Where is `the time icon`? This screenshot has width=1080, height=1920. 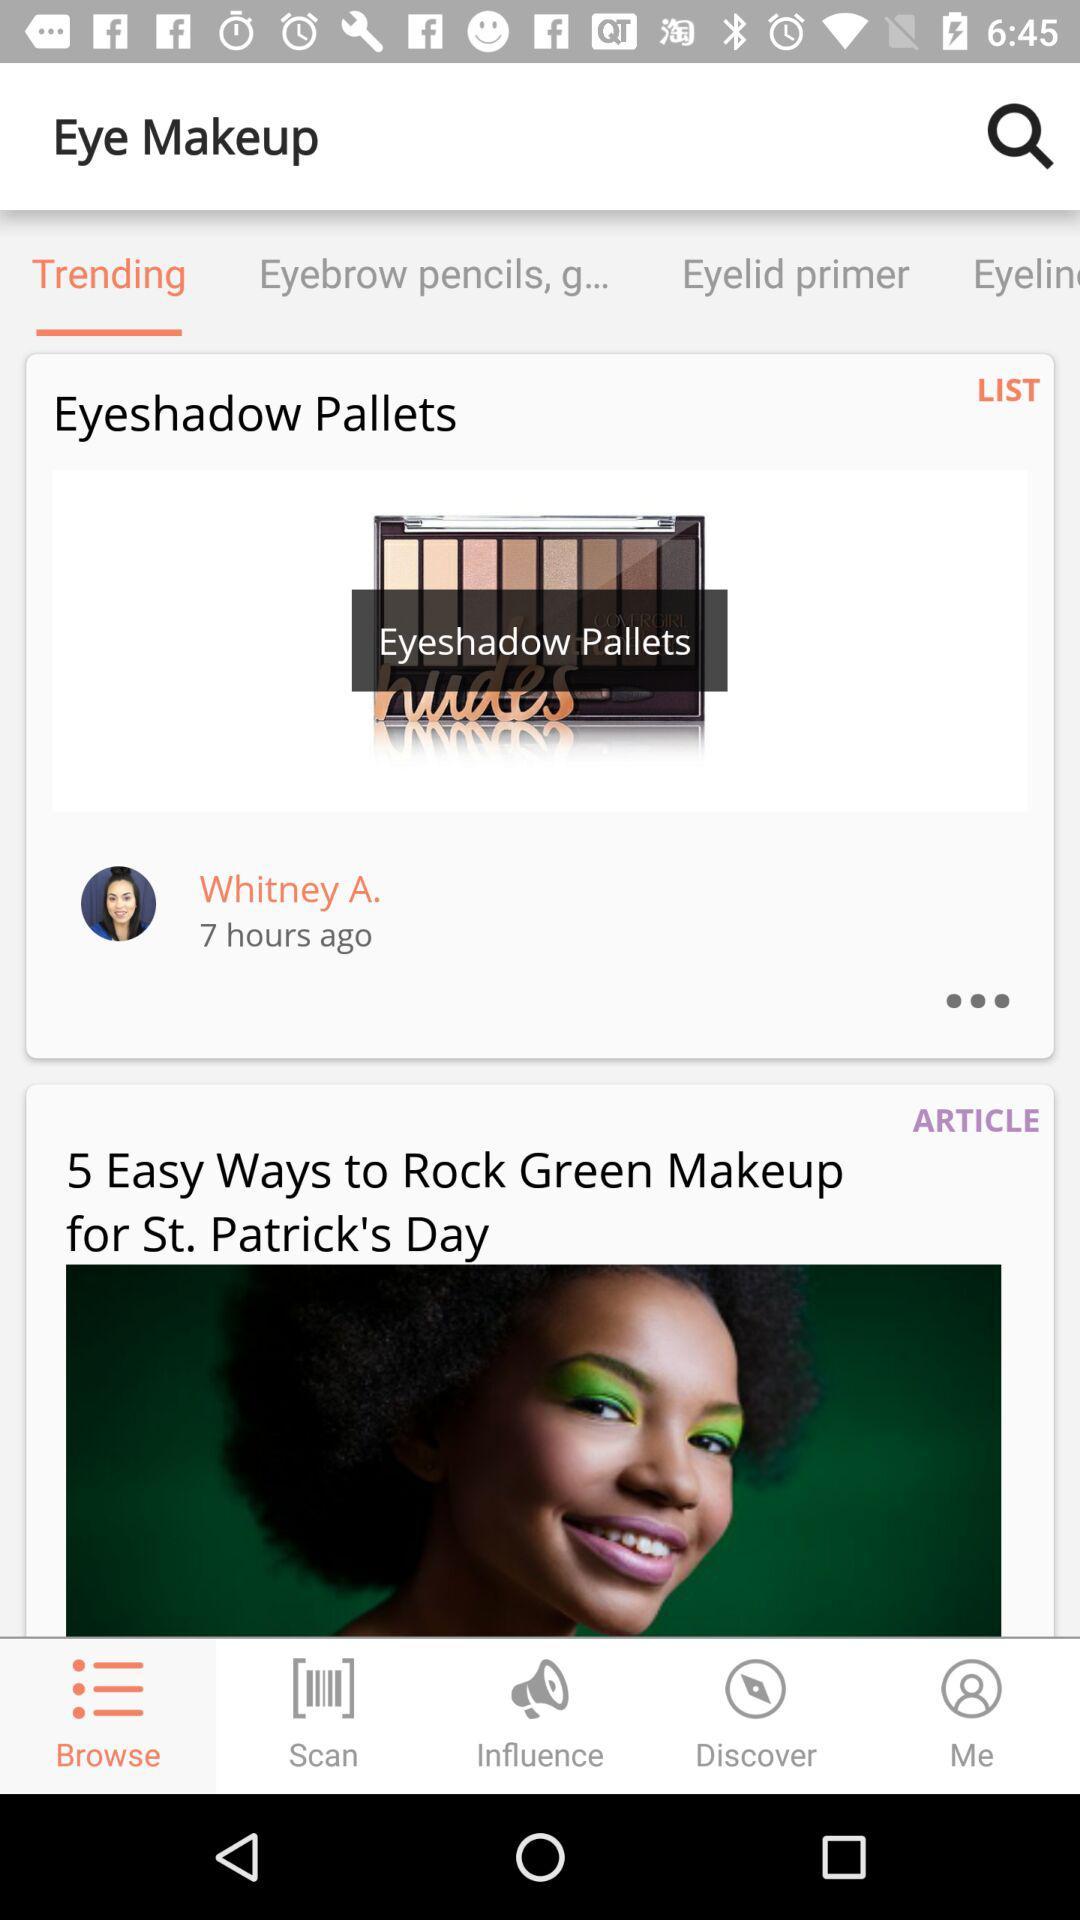
the time icon is located at coordinates (756, 1715).